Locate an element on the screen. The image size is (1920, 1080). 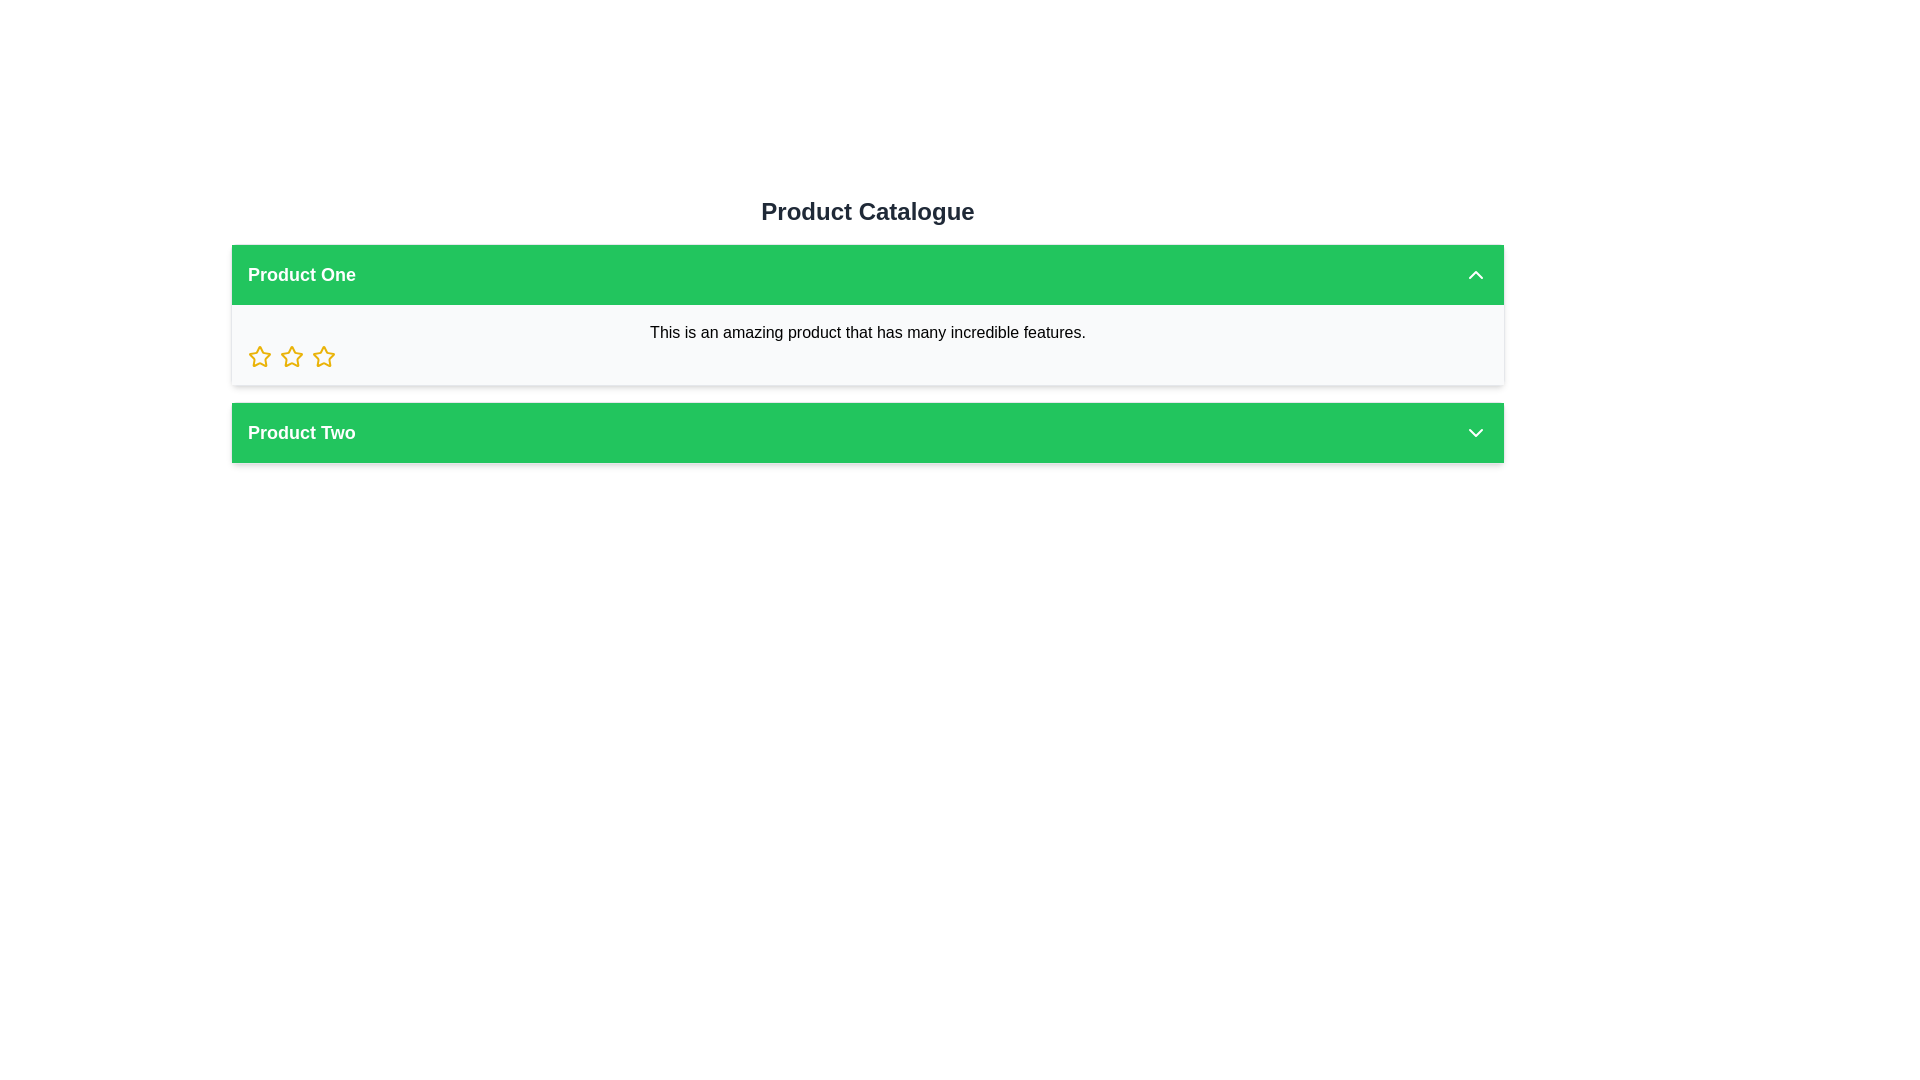
the fourth yellow star icon in the row of five stars located underneath the 'Product One' heading is located at coordinates (324, 356).